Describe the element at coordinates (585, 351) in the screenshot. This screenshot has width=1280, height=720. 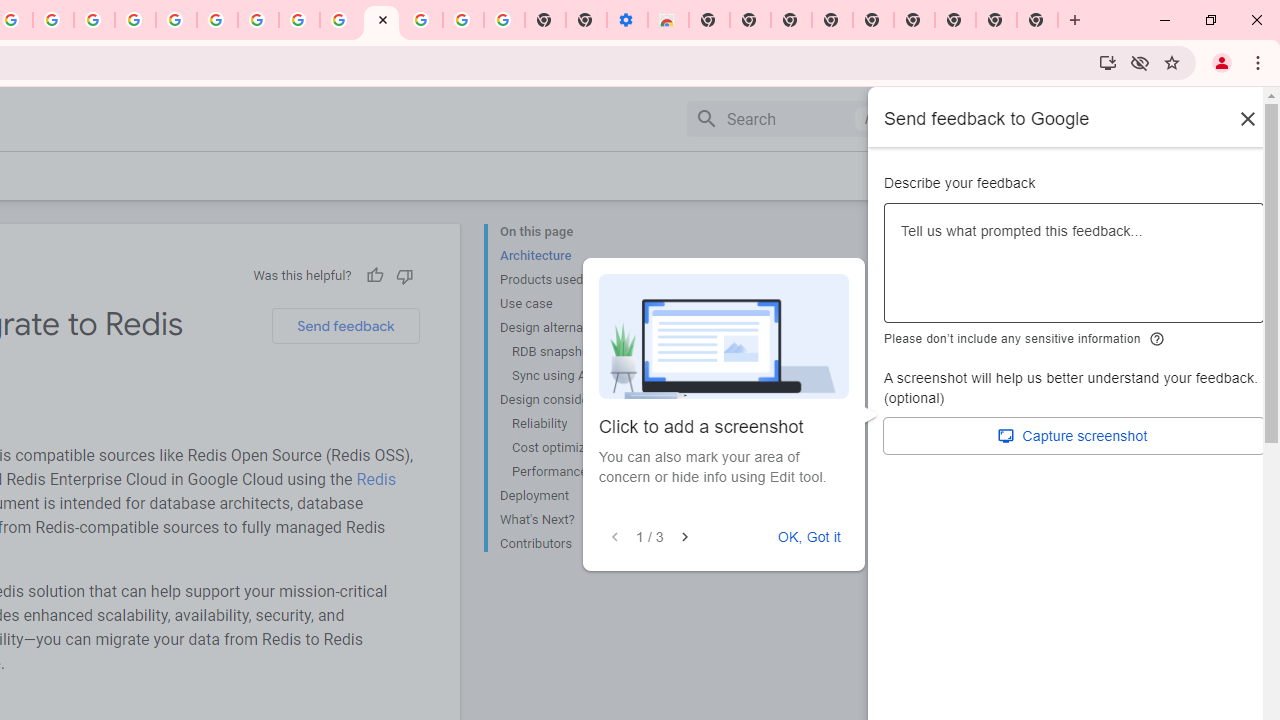
I see `'RDB snapshots'` at that location.